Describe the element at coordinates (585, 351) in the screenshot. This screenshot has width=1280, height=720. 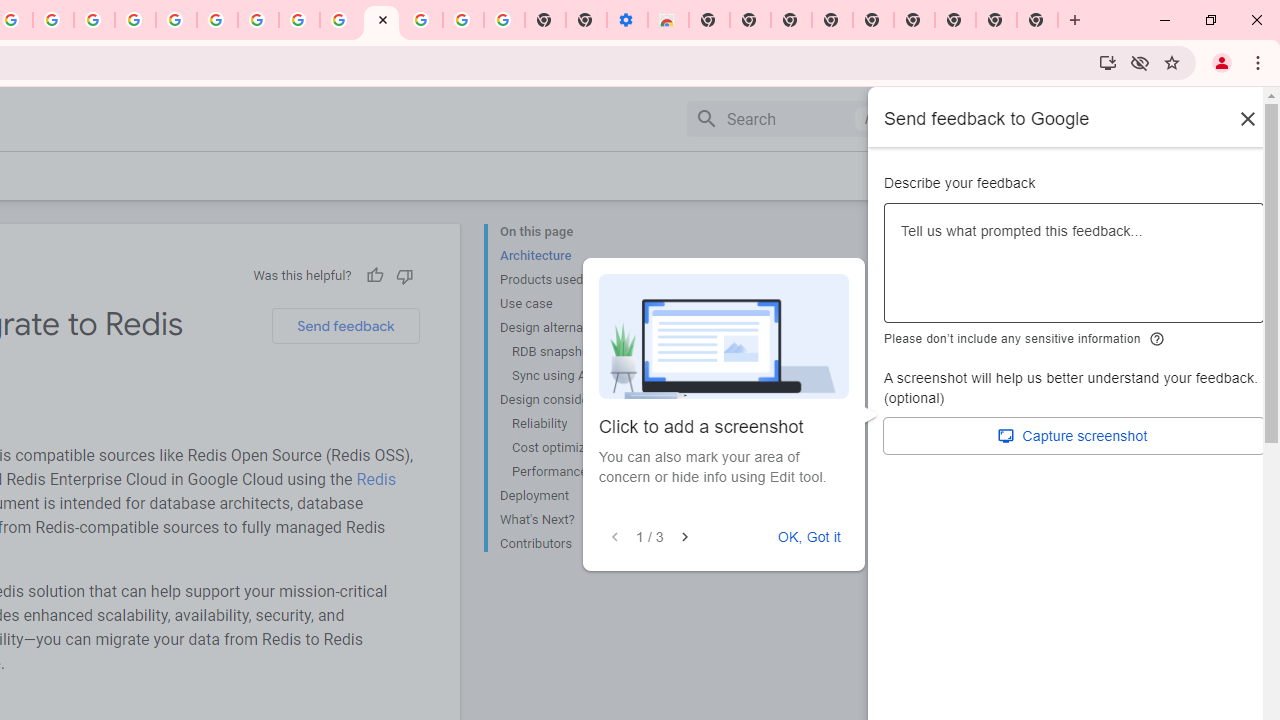
I see `'RDB snapshots'` at that location.